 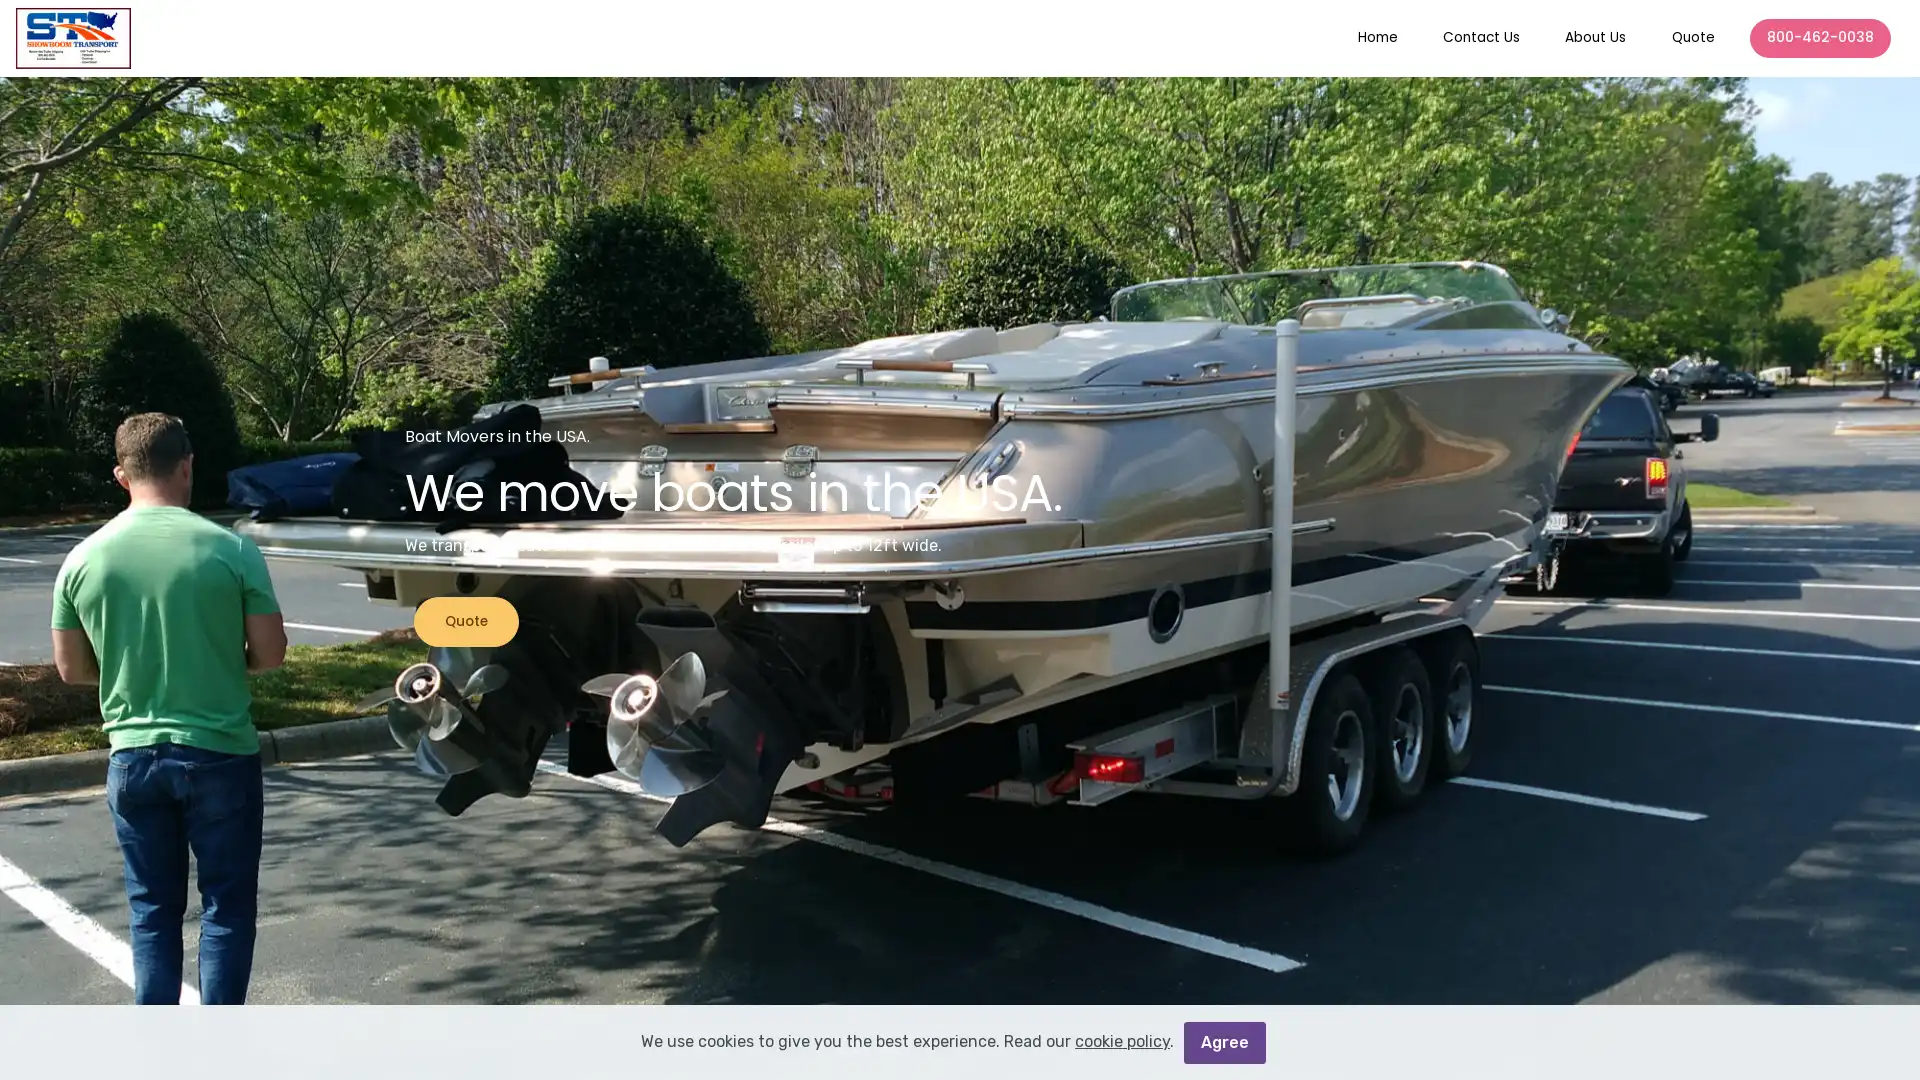 I want to click on Agree, so click(x=1223, y=1040).